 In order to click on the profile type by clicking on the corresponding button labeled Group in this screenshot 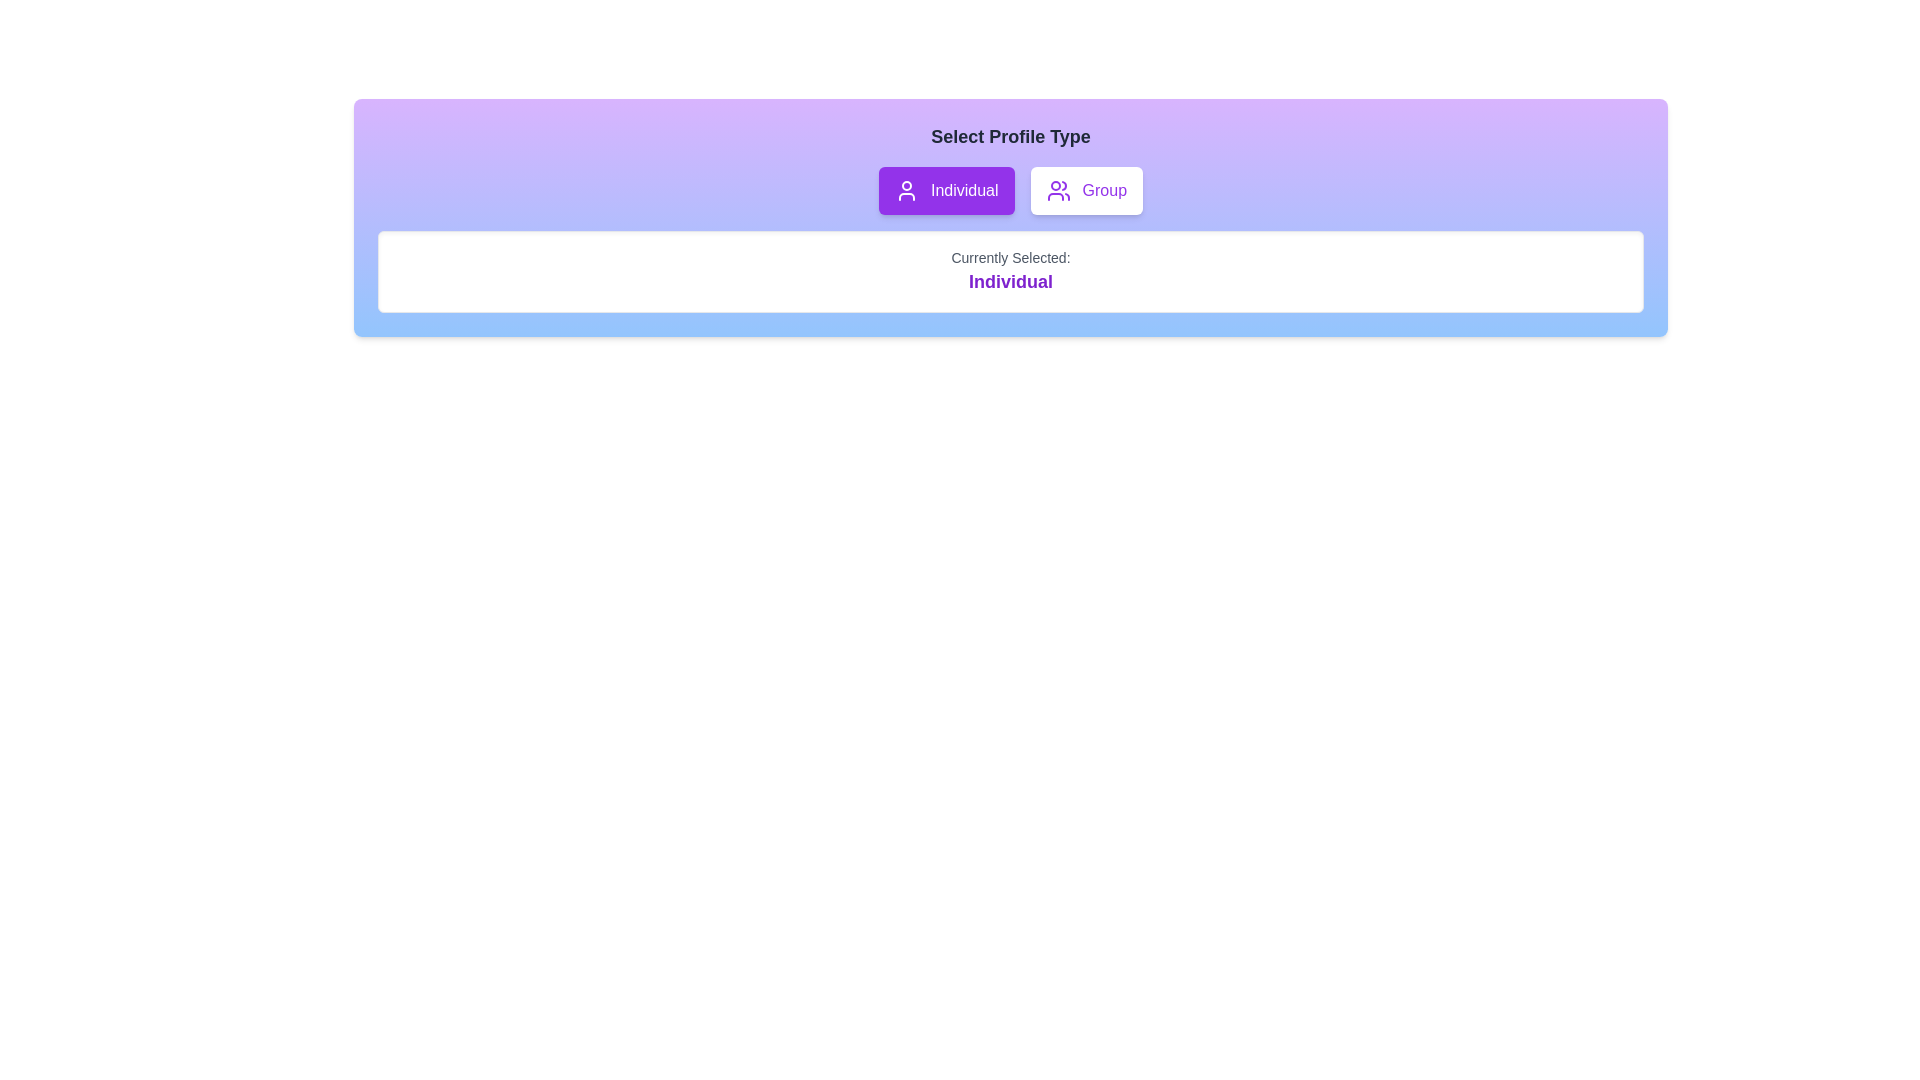, I will do `click(1085, 191)`.